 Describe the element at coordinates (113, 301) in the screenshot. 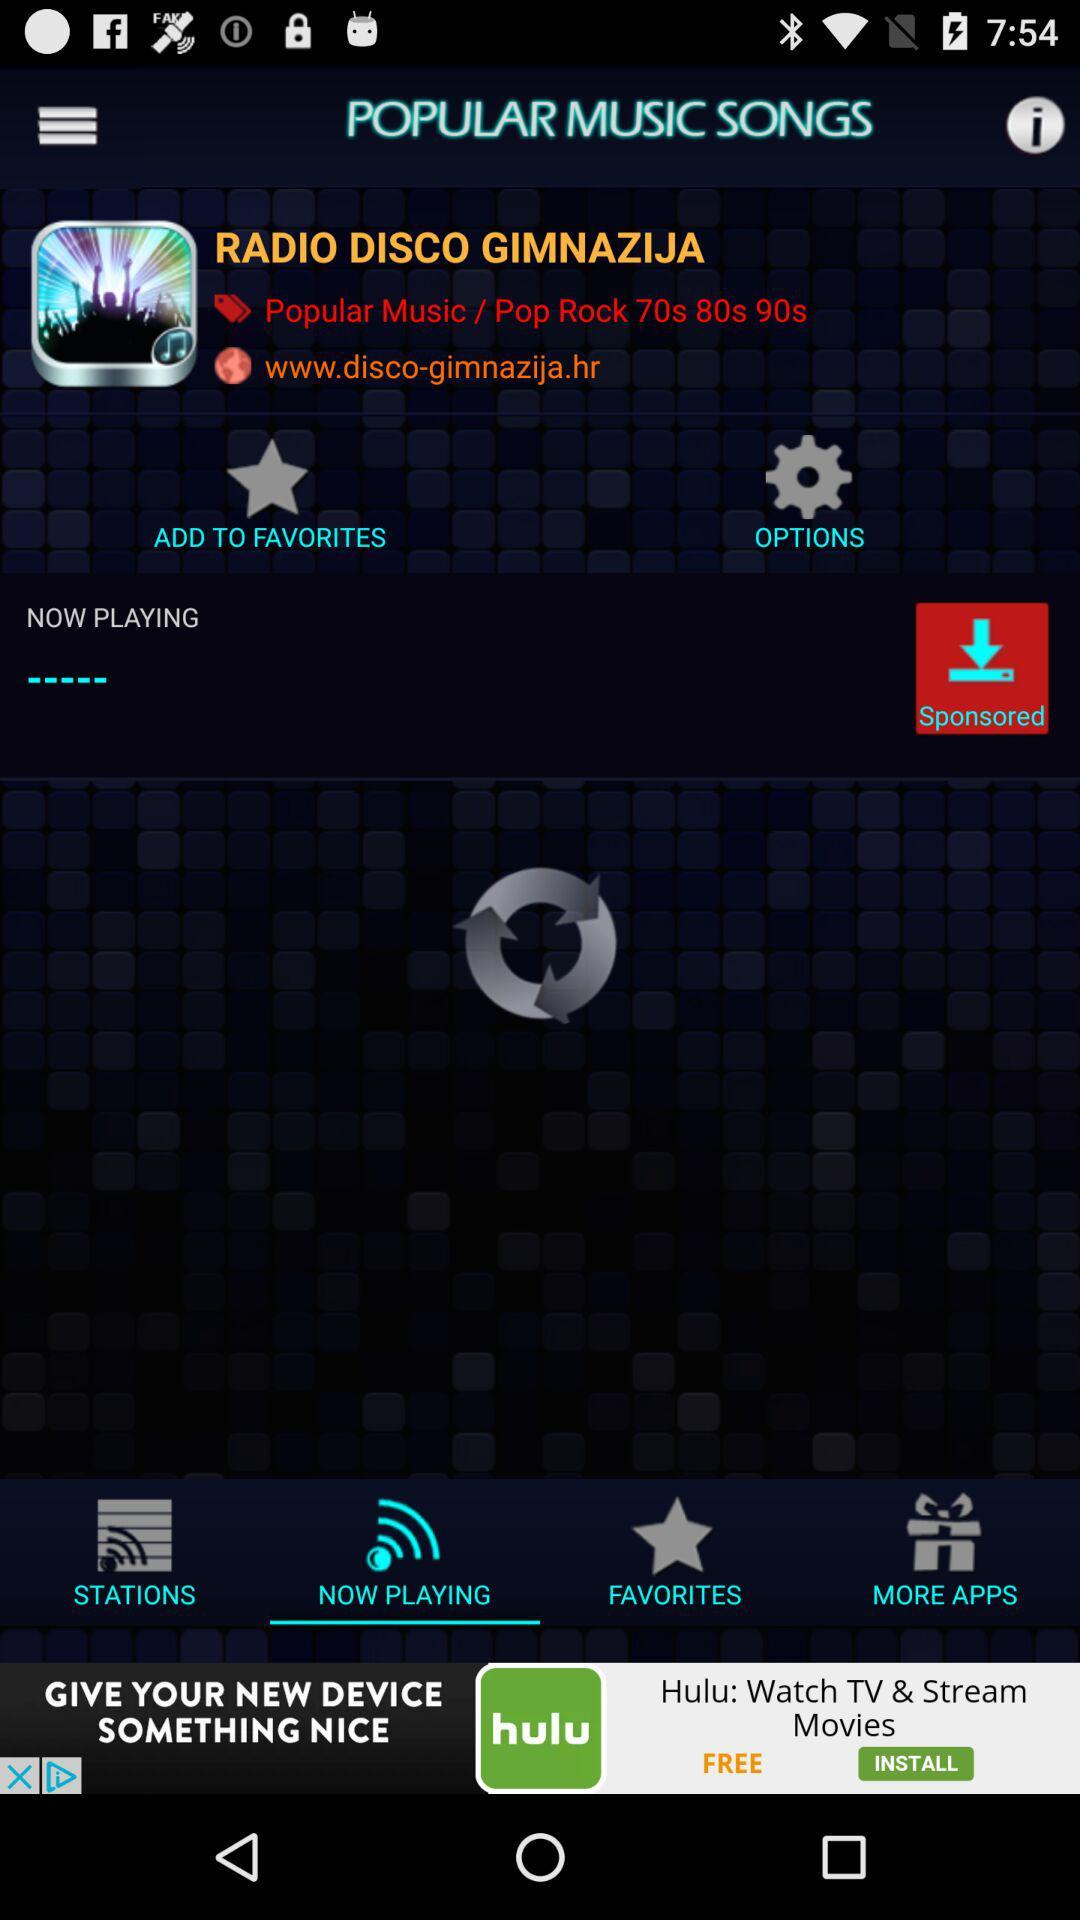

I see `the first image on the web page` at that location.